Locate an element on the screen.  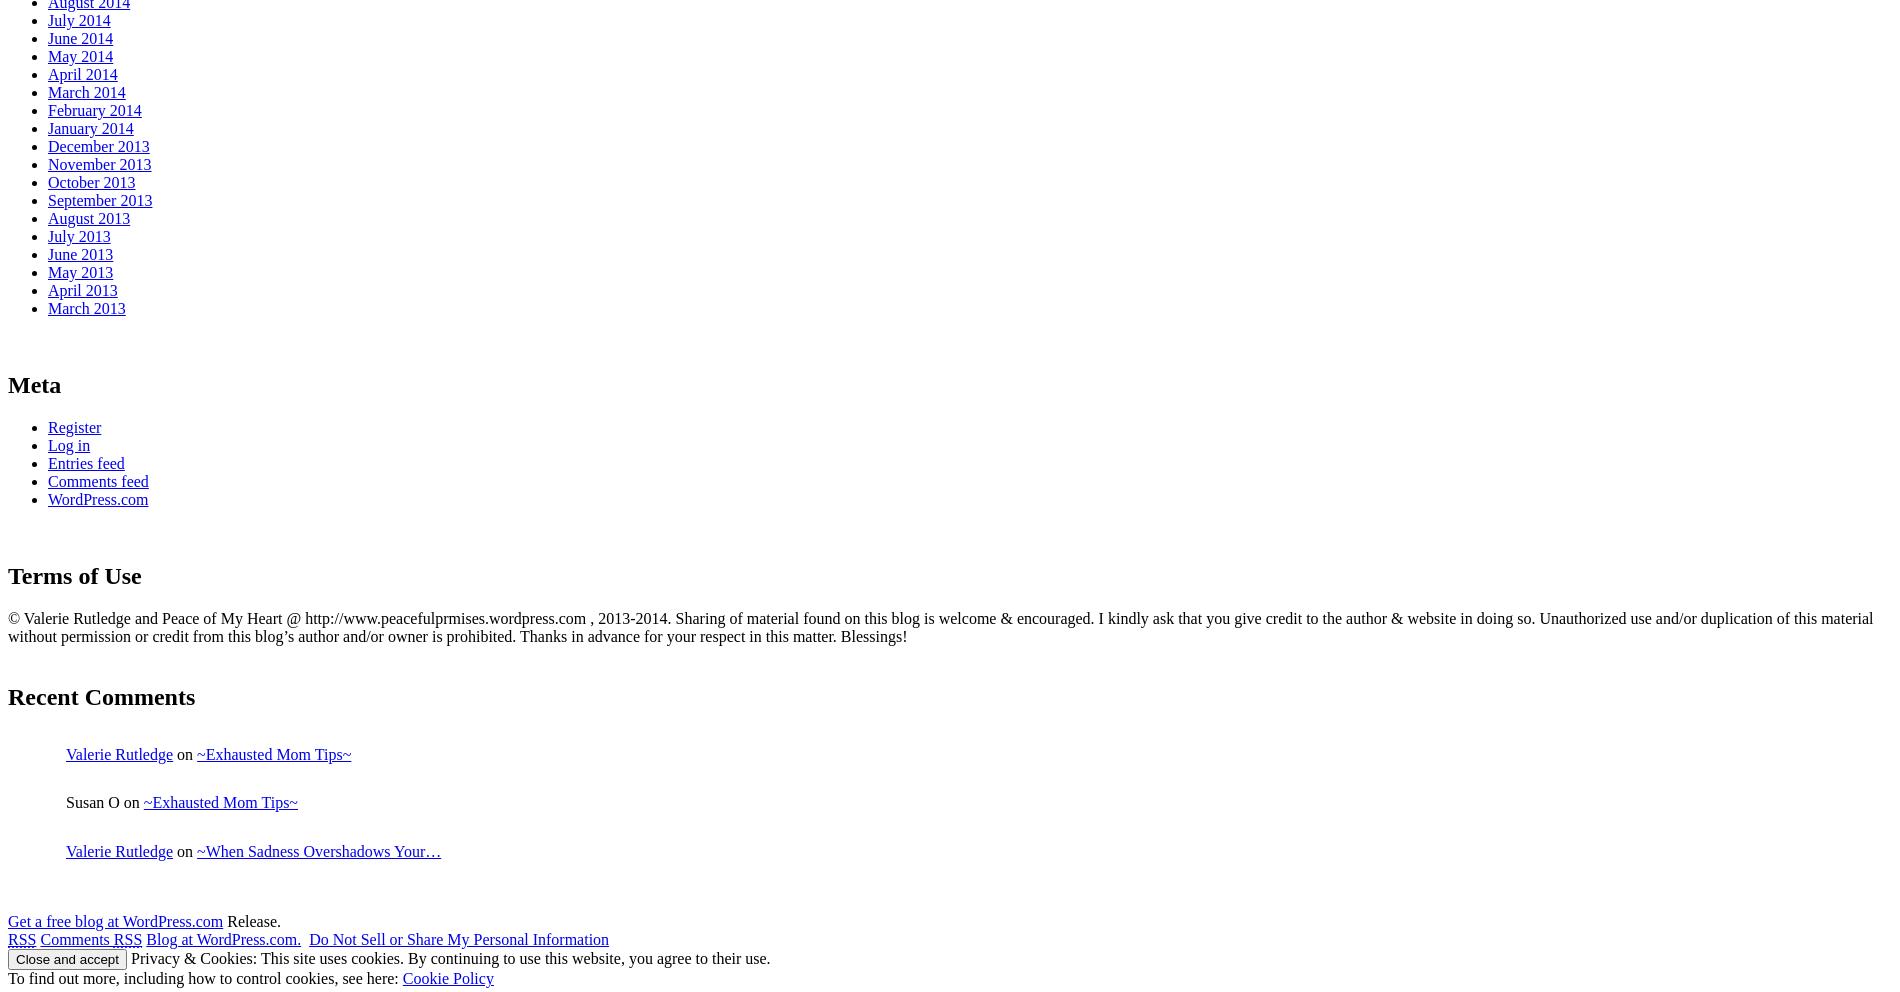
'Susan O on' is located at coordinates (104, 801).